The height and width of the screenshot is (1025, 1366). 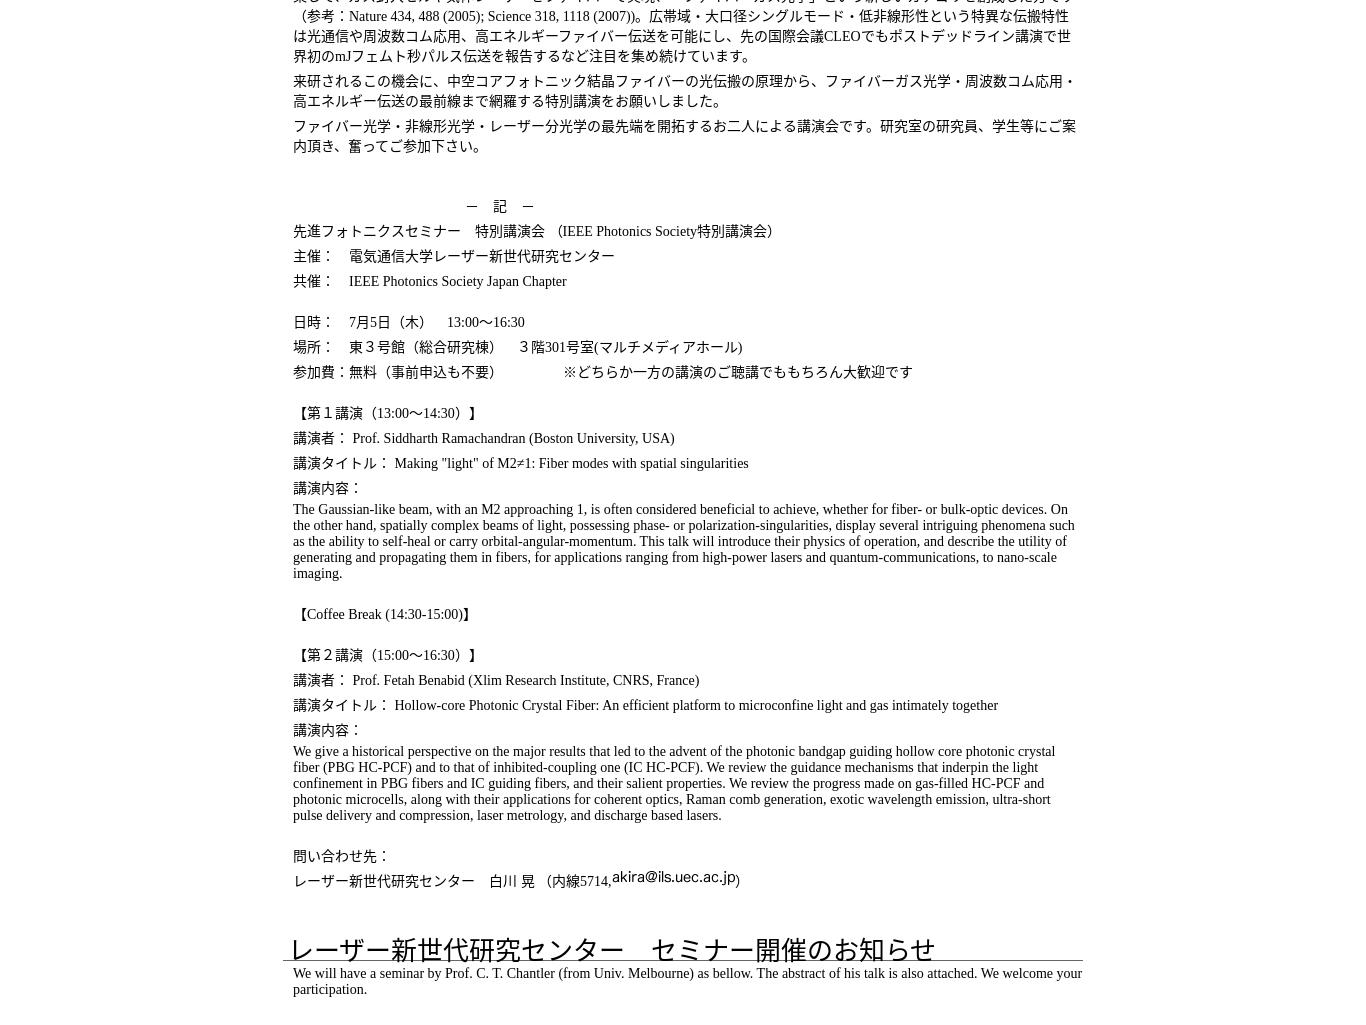 What do you see at coordinates (483, 437) in the screenshot?
I see `'講演者：  Prof. Siddharth Ramachandran (Boston University, USA)'` at bounding box center [483, 437].